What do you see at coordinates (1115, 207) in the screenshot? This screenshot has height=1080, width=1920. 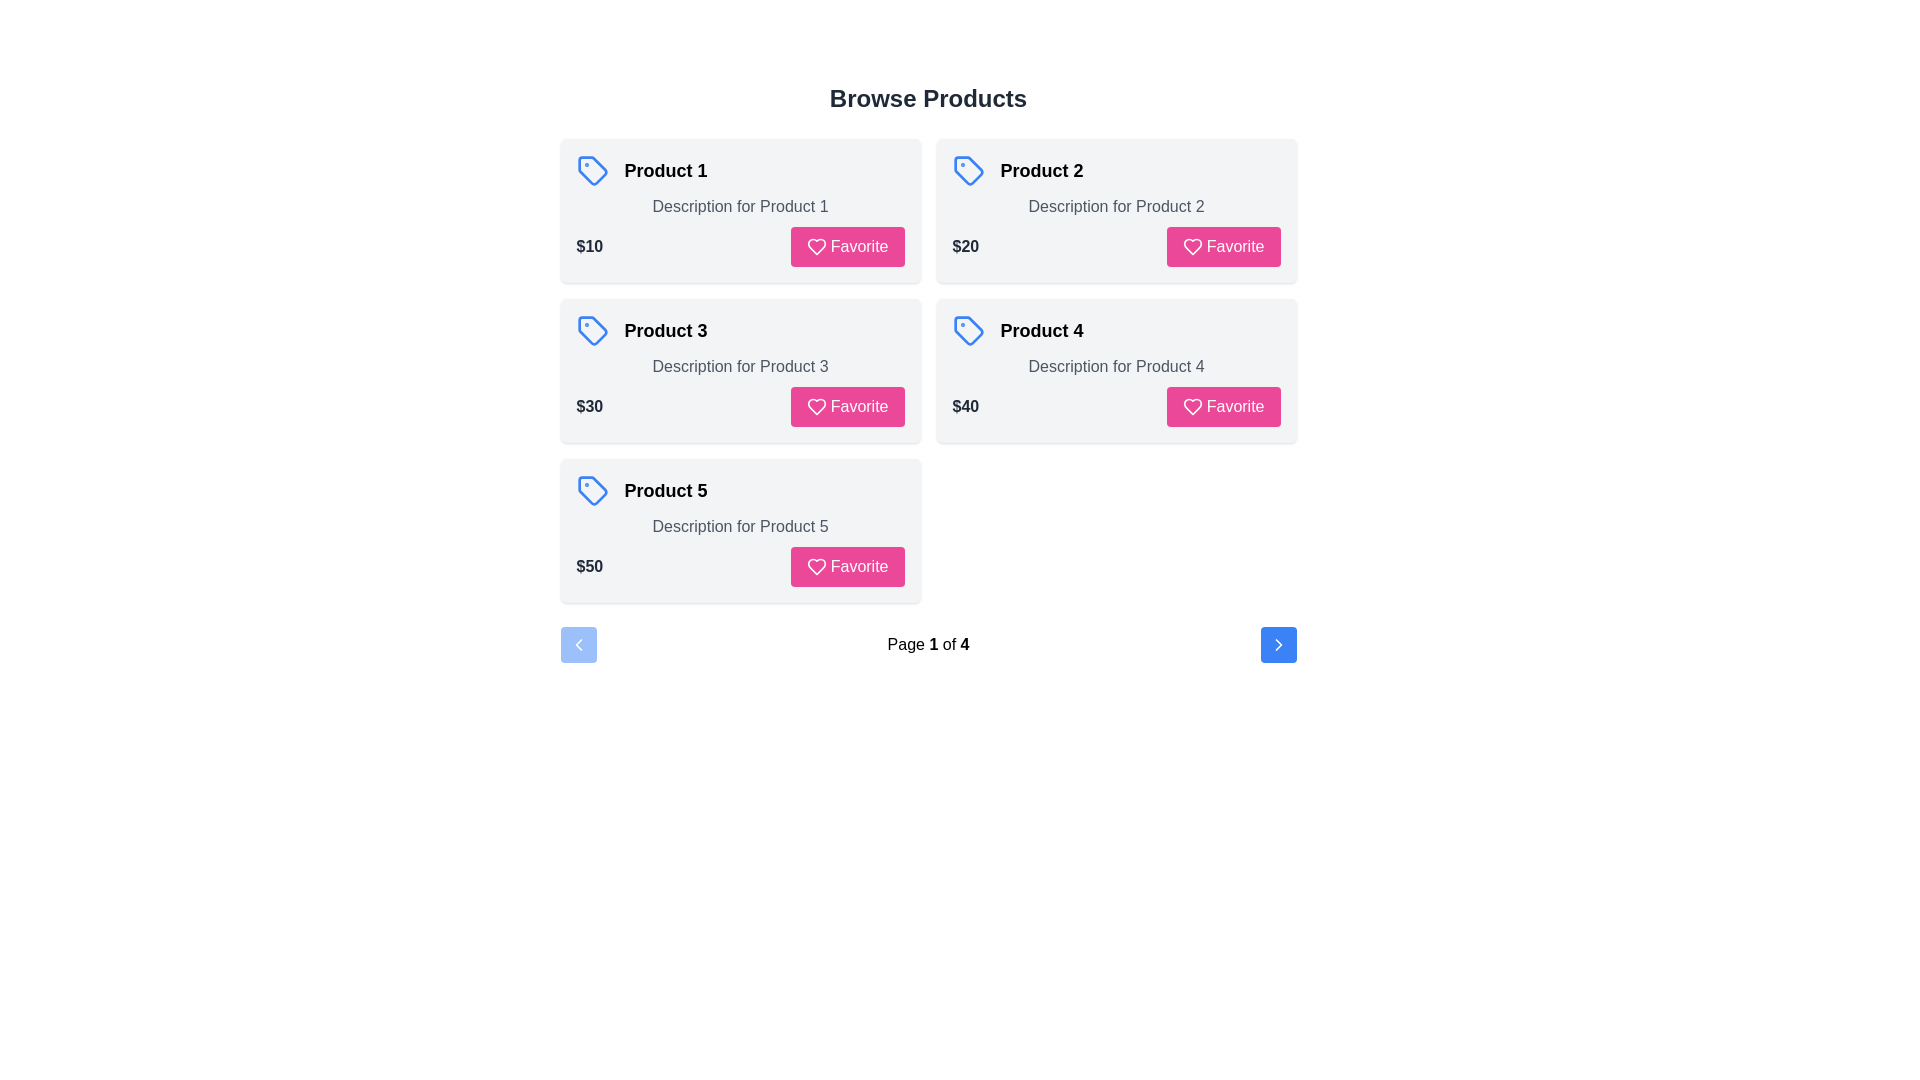 I see `the text label styled in gray color with the text 'Description for Product 2', which is located within the product card for 'Product 2' in the top-middle column of a grid layout` at bounding box center [1115, 207].